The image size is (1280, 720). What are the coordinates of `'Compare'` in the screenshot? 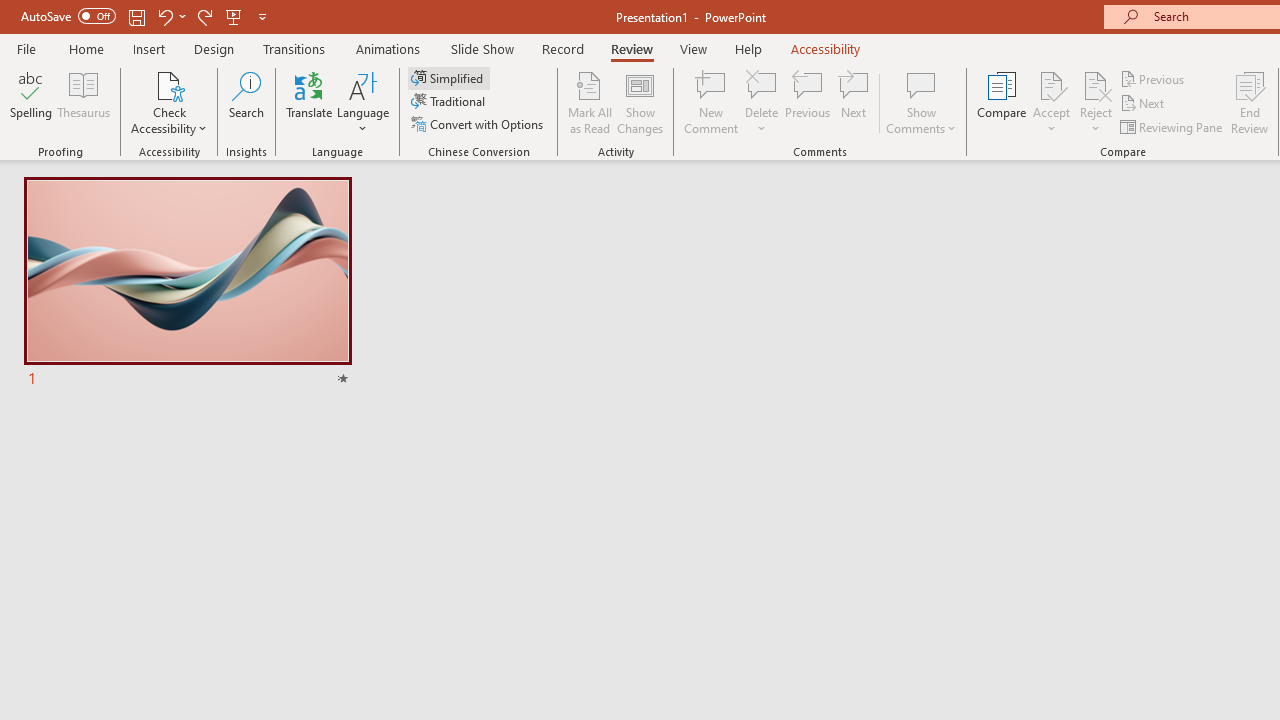 It's located at (1002, 103).